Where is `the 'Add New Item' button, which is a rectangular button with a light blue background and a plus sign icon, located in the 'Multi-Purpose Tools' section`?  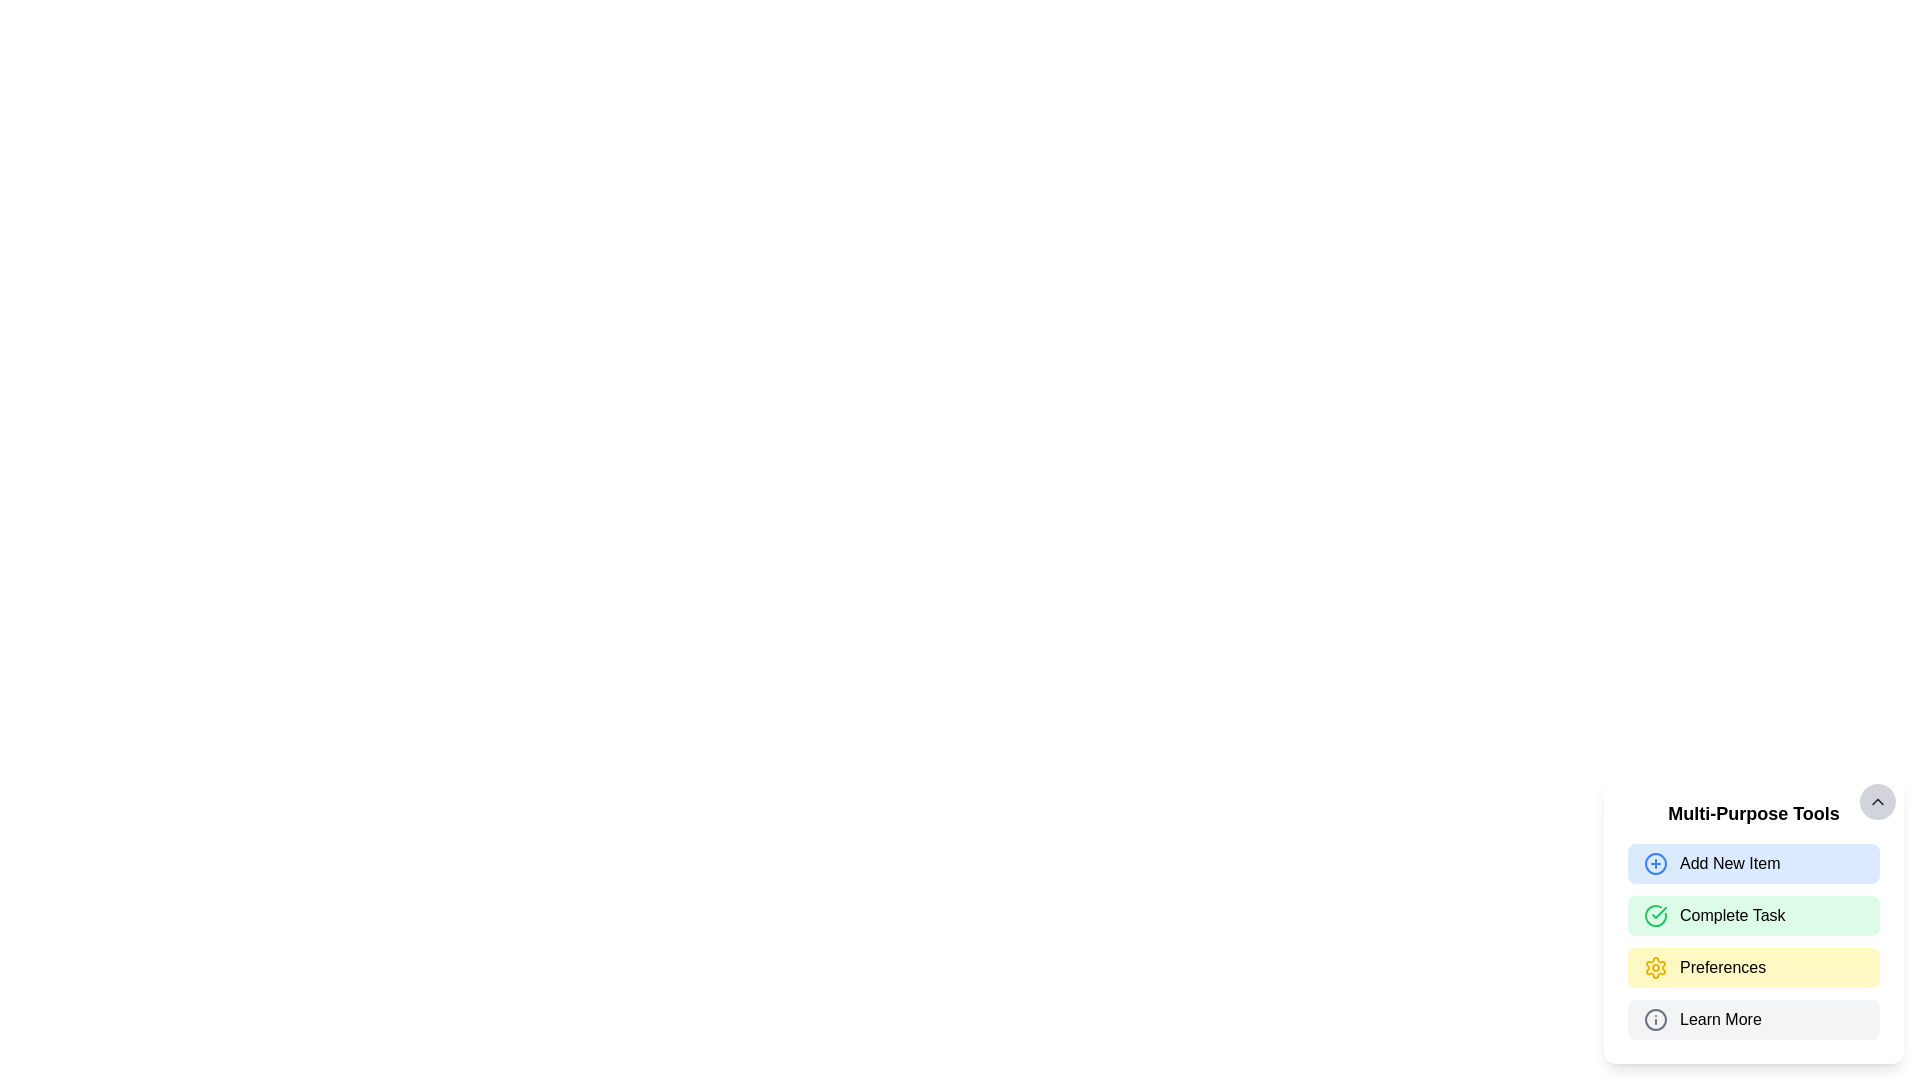
the 'Add New Item' button, which is a rectangular button with a light blue background and a plus sign icon, located in the 'Multi-Purpose Tools' section is located at coordinates (1752, 863).